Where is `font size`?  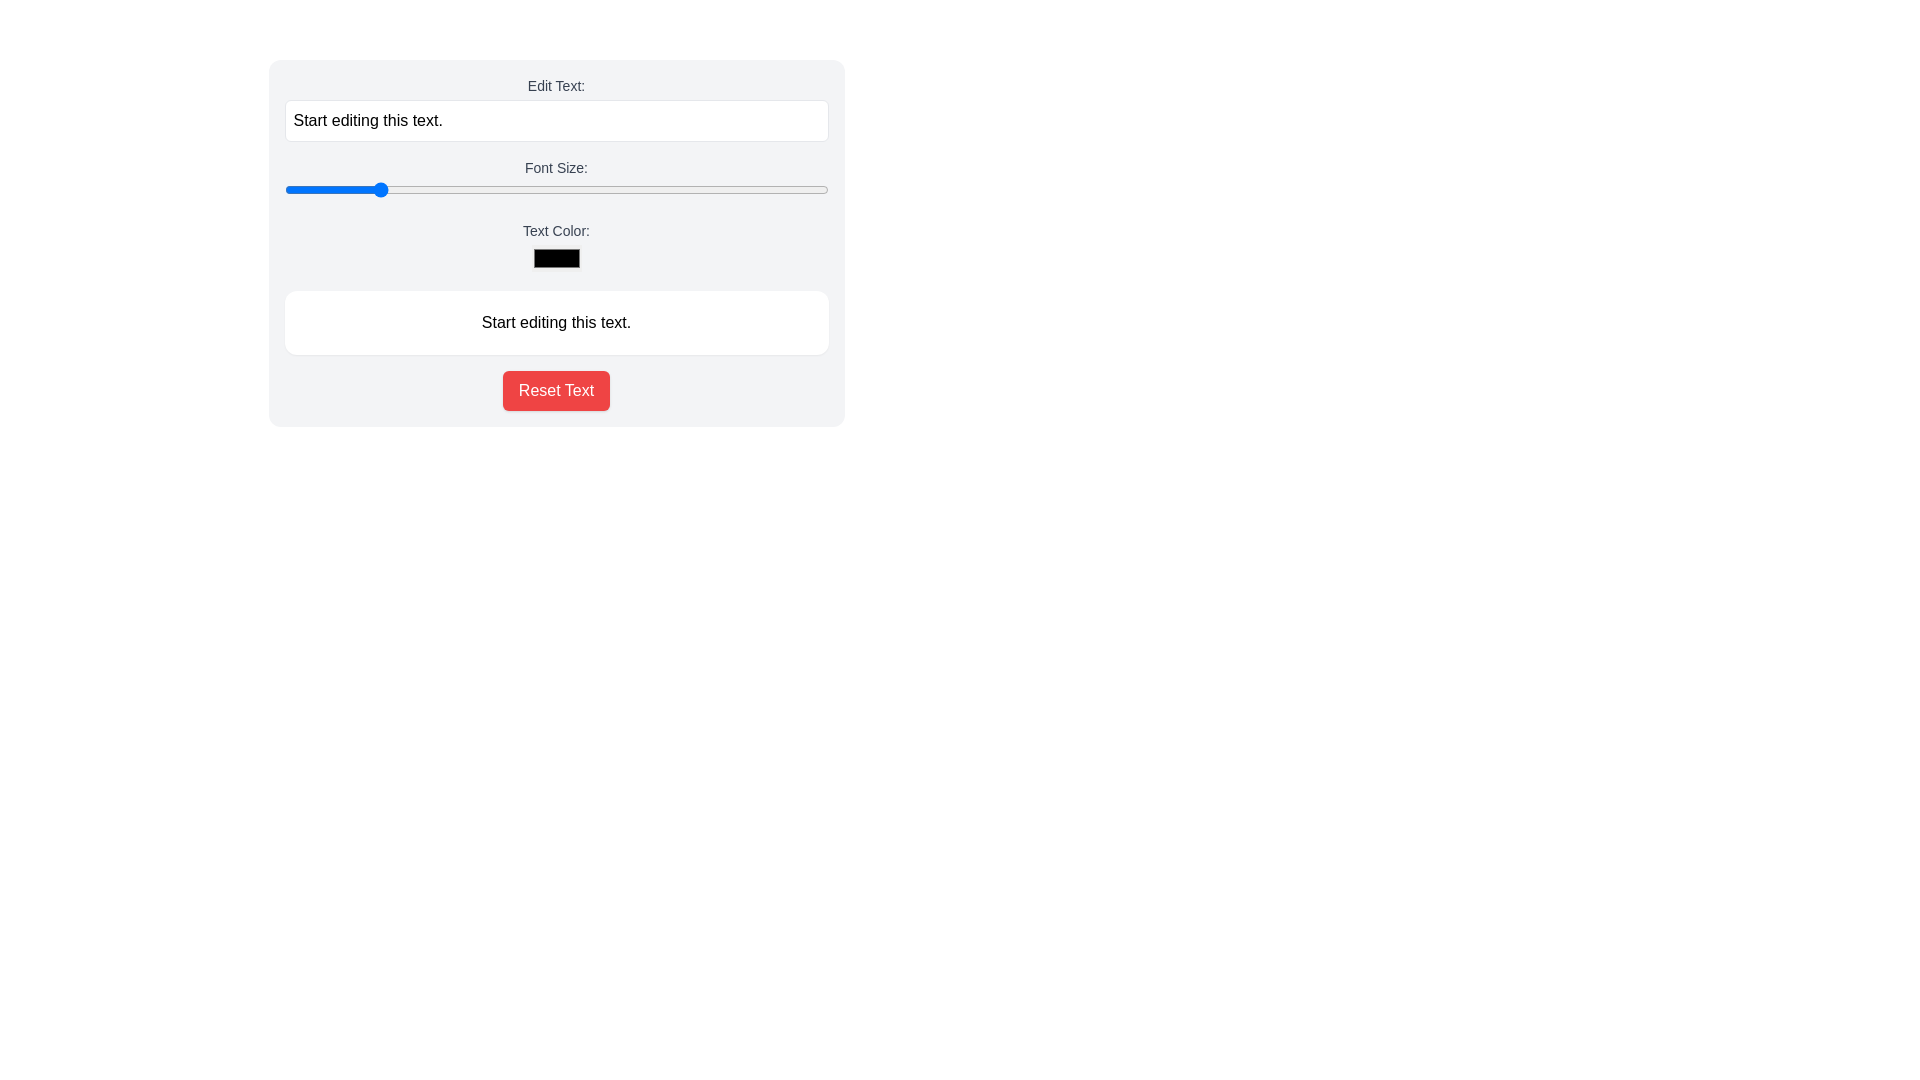
font size is located at coordinates (805, 189).